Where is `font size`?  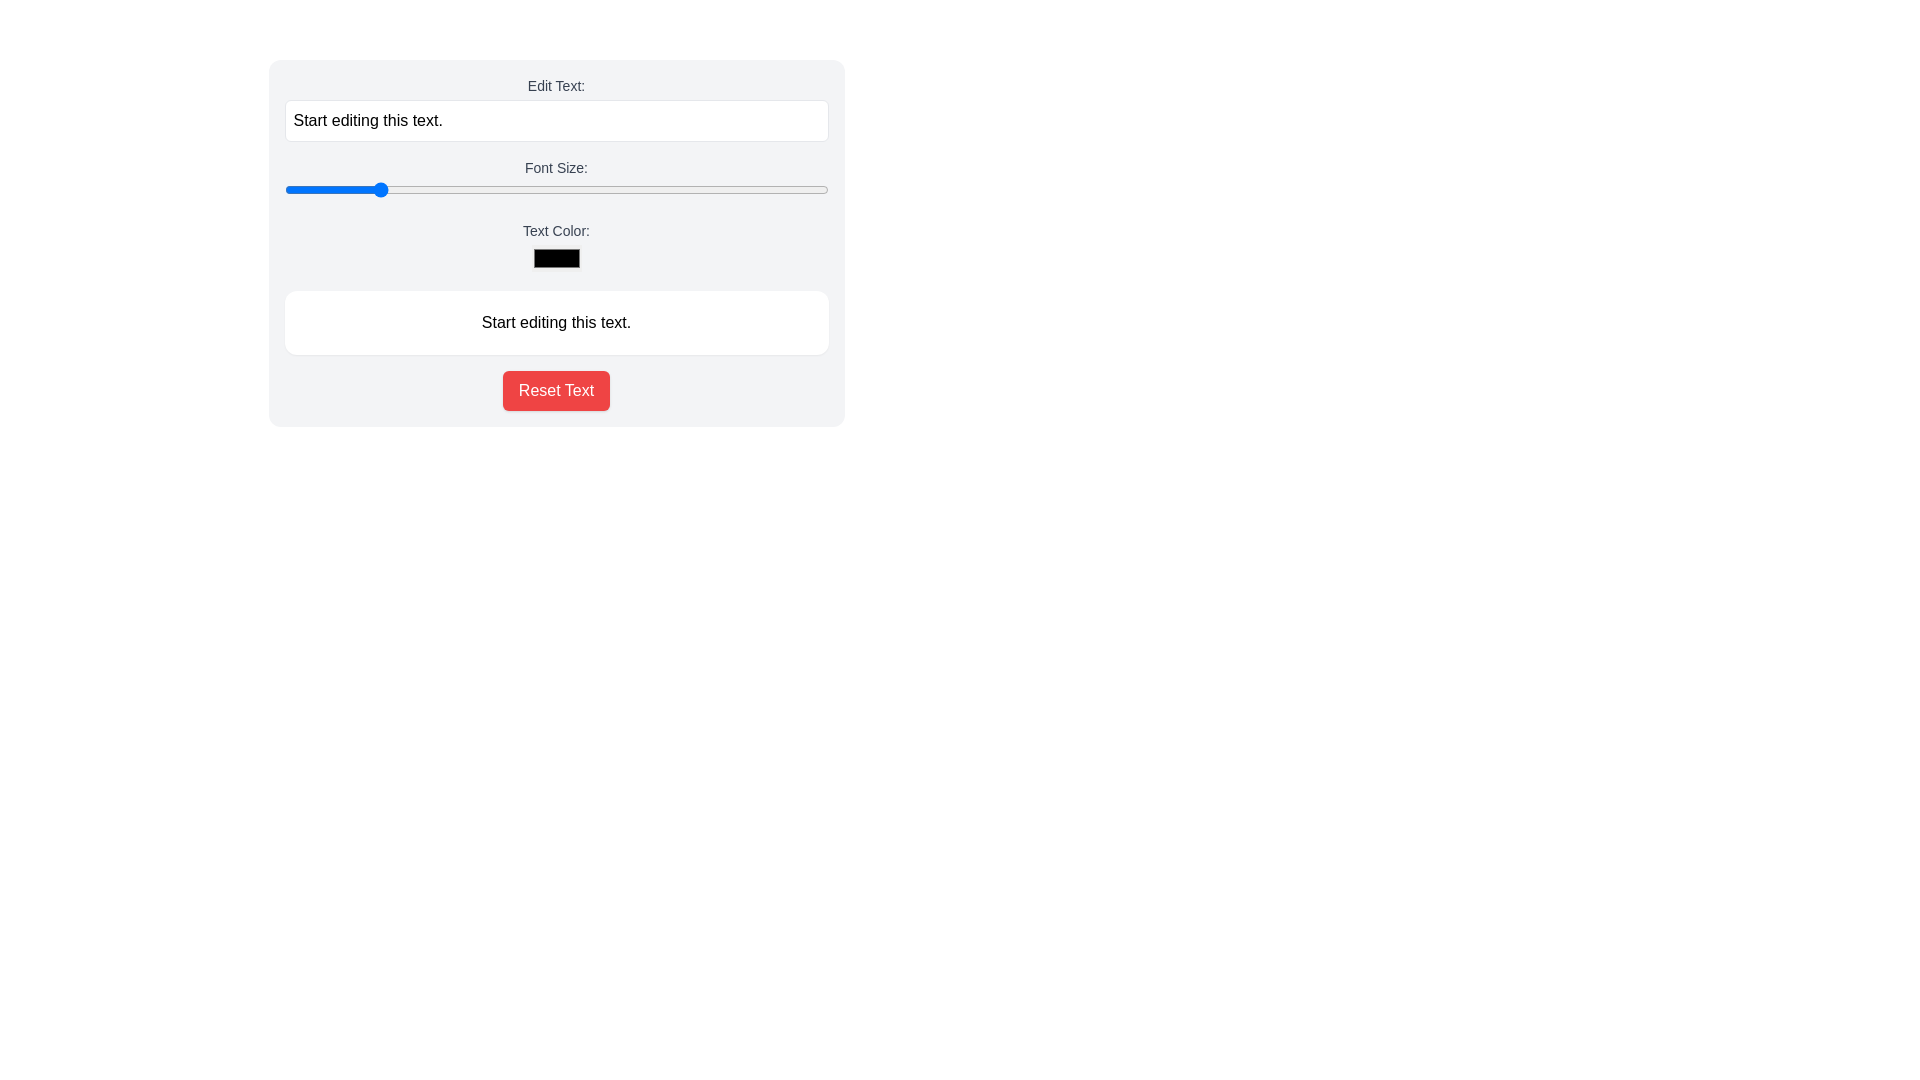
font size is located at coordinates (805, 189).